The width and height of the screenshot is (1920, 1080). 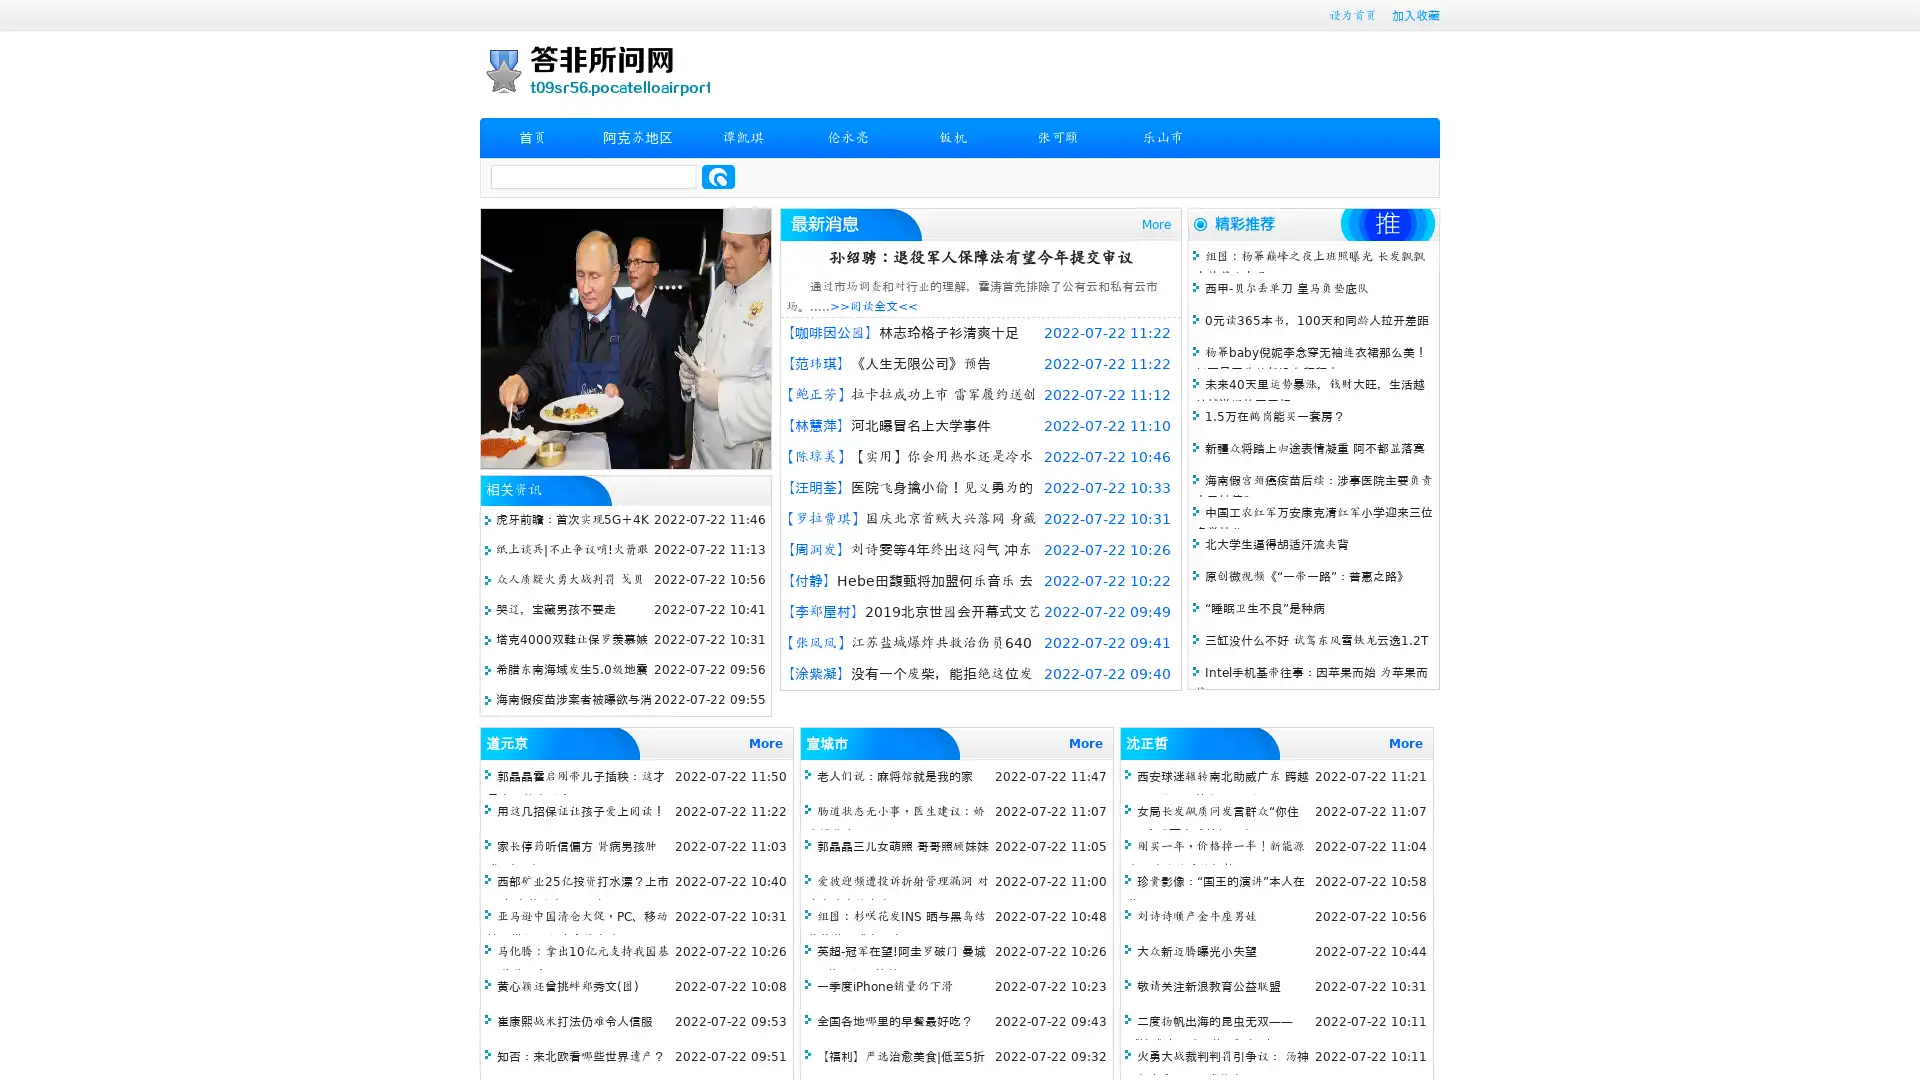 What do you see at coordinates (718, 176) in the screenshot?
I see `Search` at bounding box center [718, 176].